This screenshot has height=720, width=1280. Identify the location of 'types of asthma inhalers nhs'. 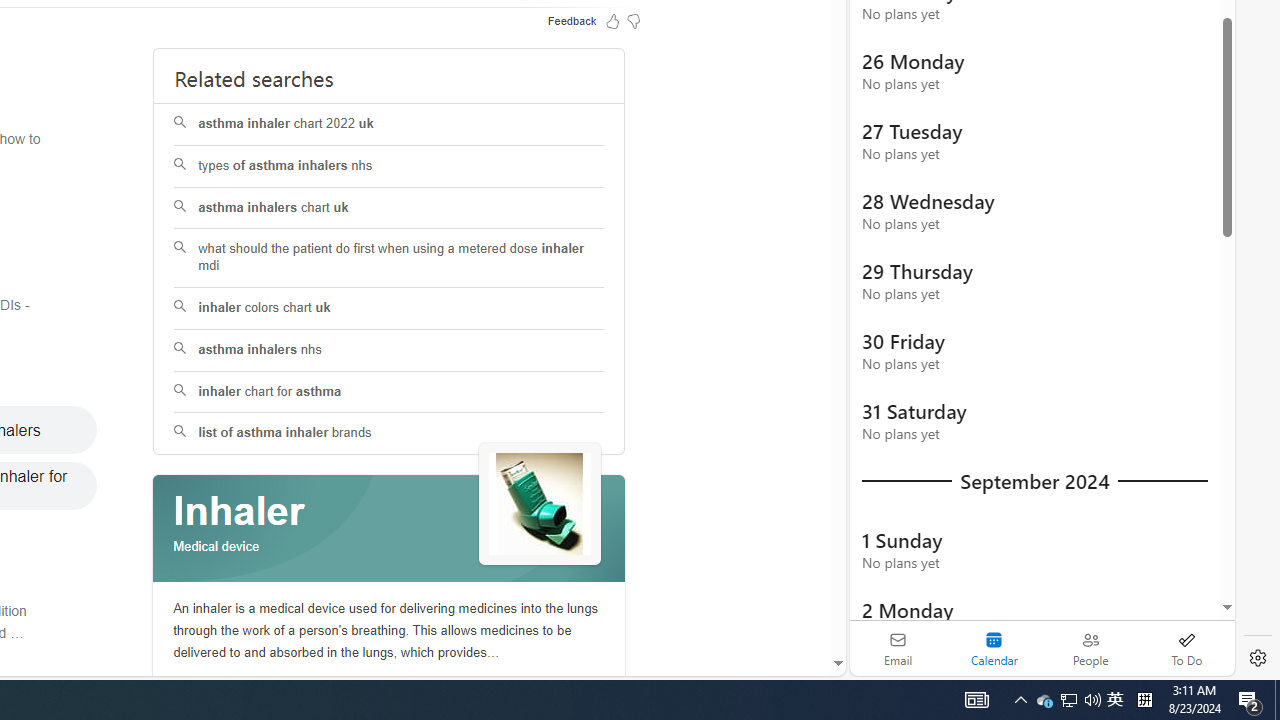
(389, 164).